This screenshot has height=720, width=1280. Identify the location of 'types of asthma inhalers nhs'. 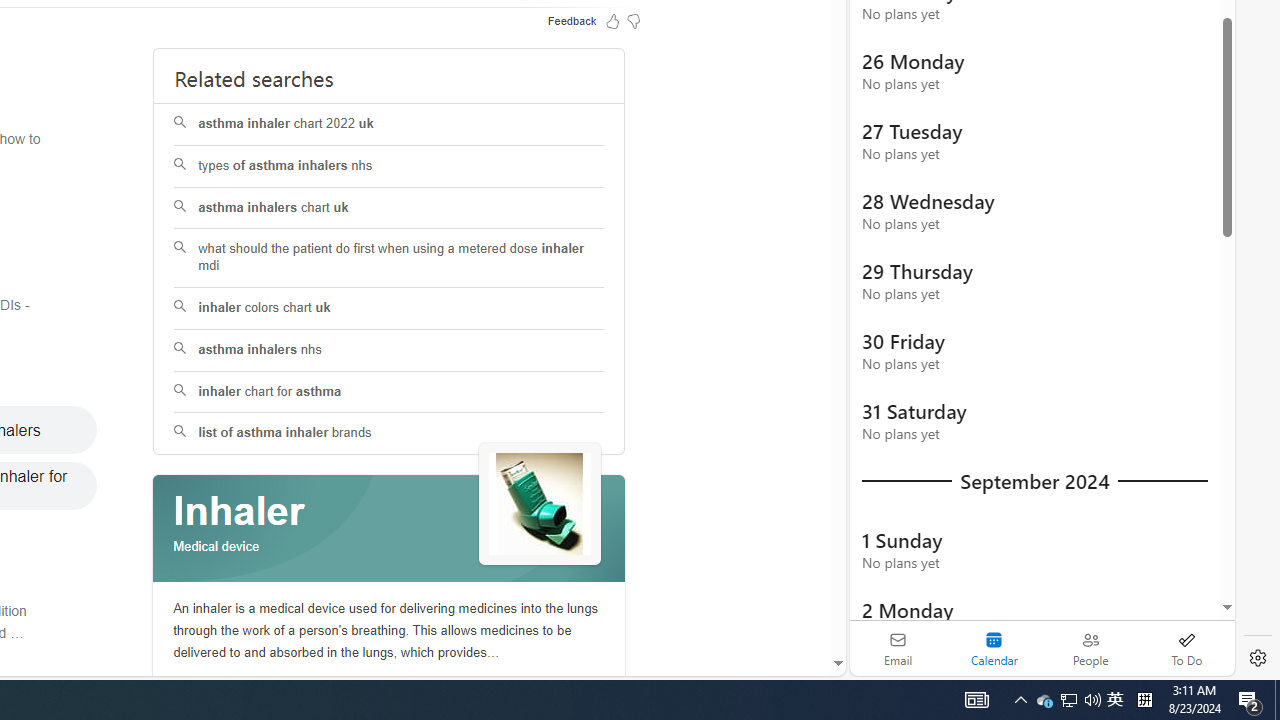
(389, 164).